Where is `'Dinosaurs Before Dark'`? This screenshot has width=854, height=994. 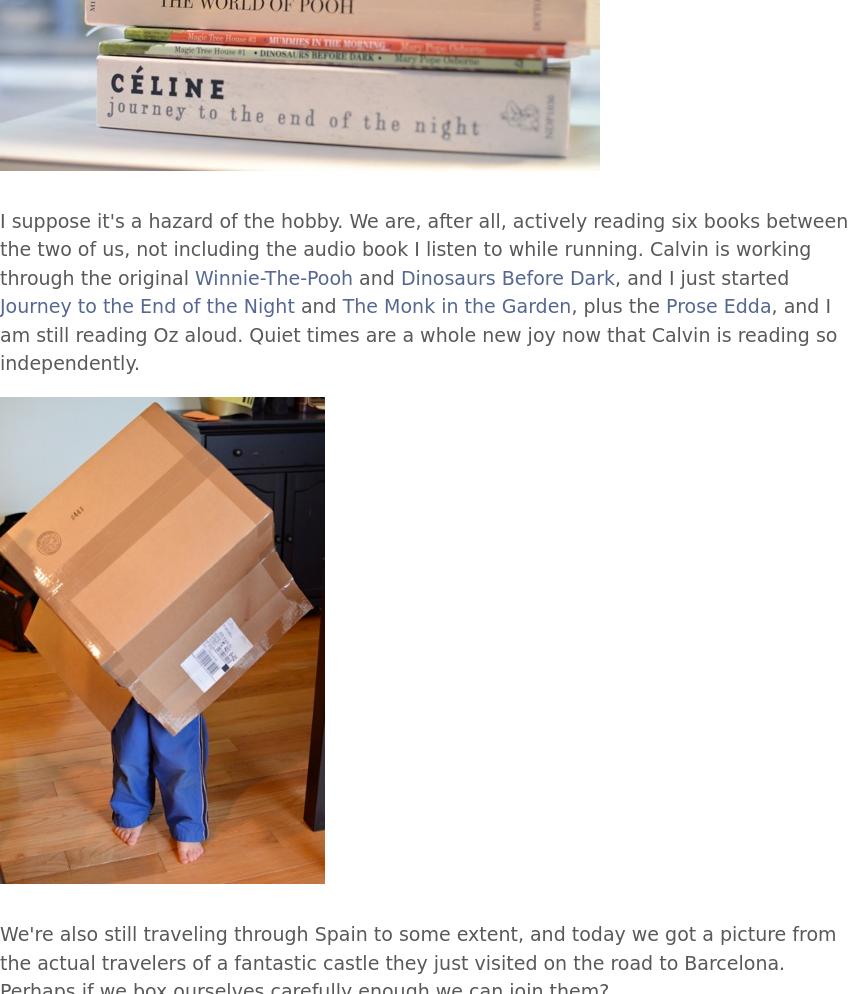 'Dinosaurs Before Dark' is located at coordinates (506, 276).